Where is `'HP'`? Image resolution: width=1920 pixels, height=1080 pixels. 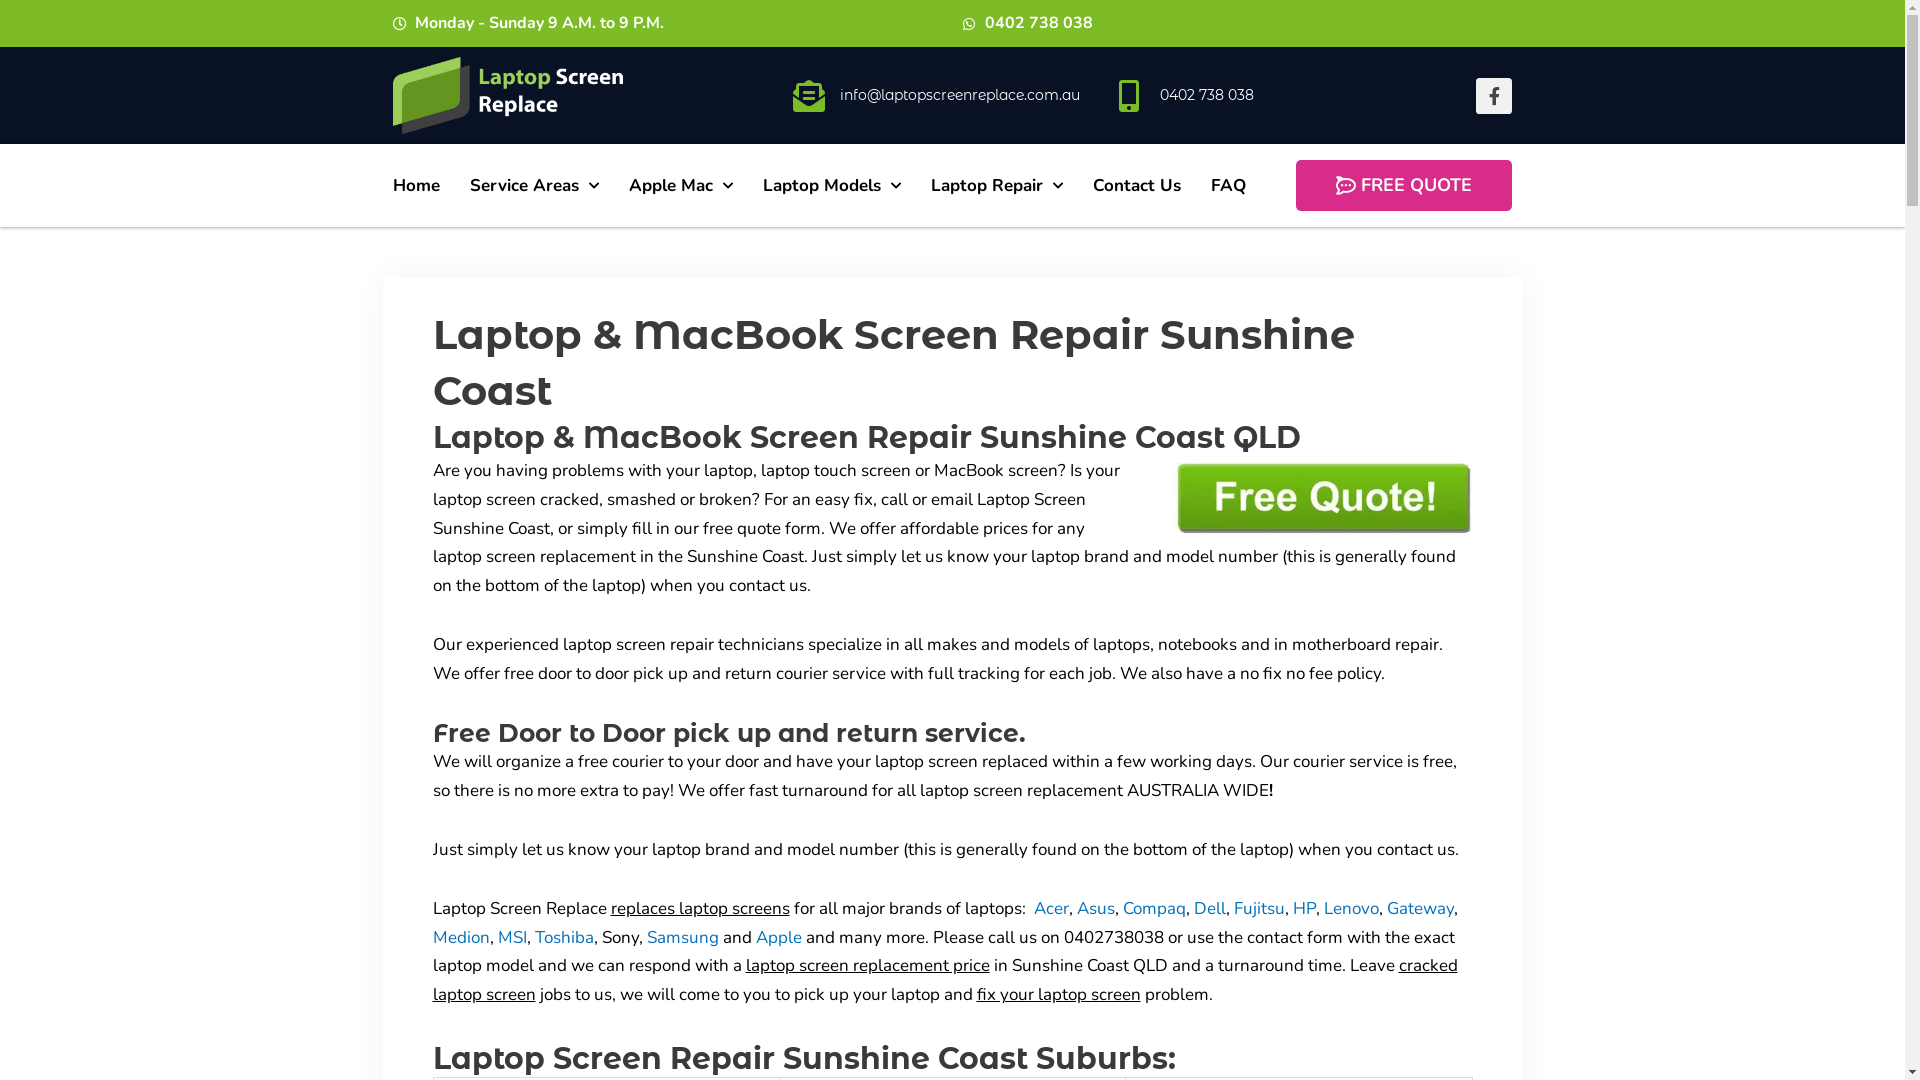
'HP' is located at coordinates (1303, 908).